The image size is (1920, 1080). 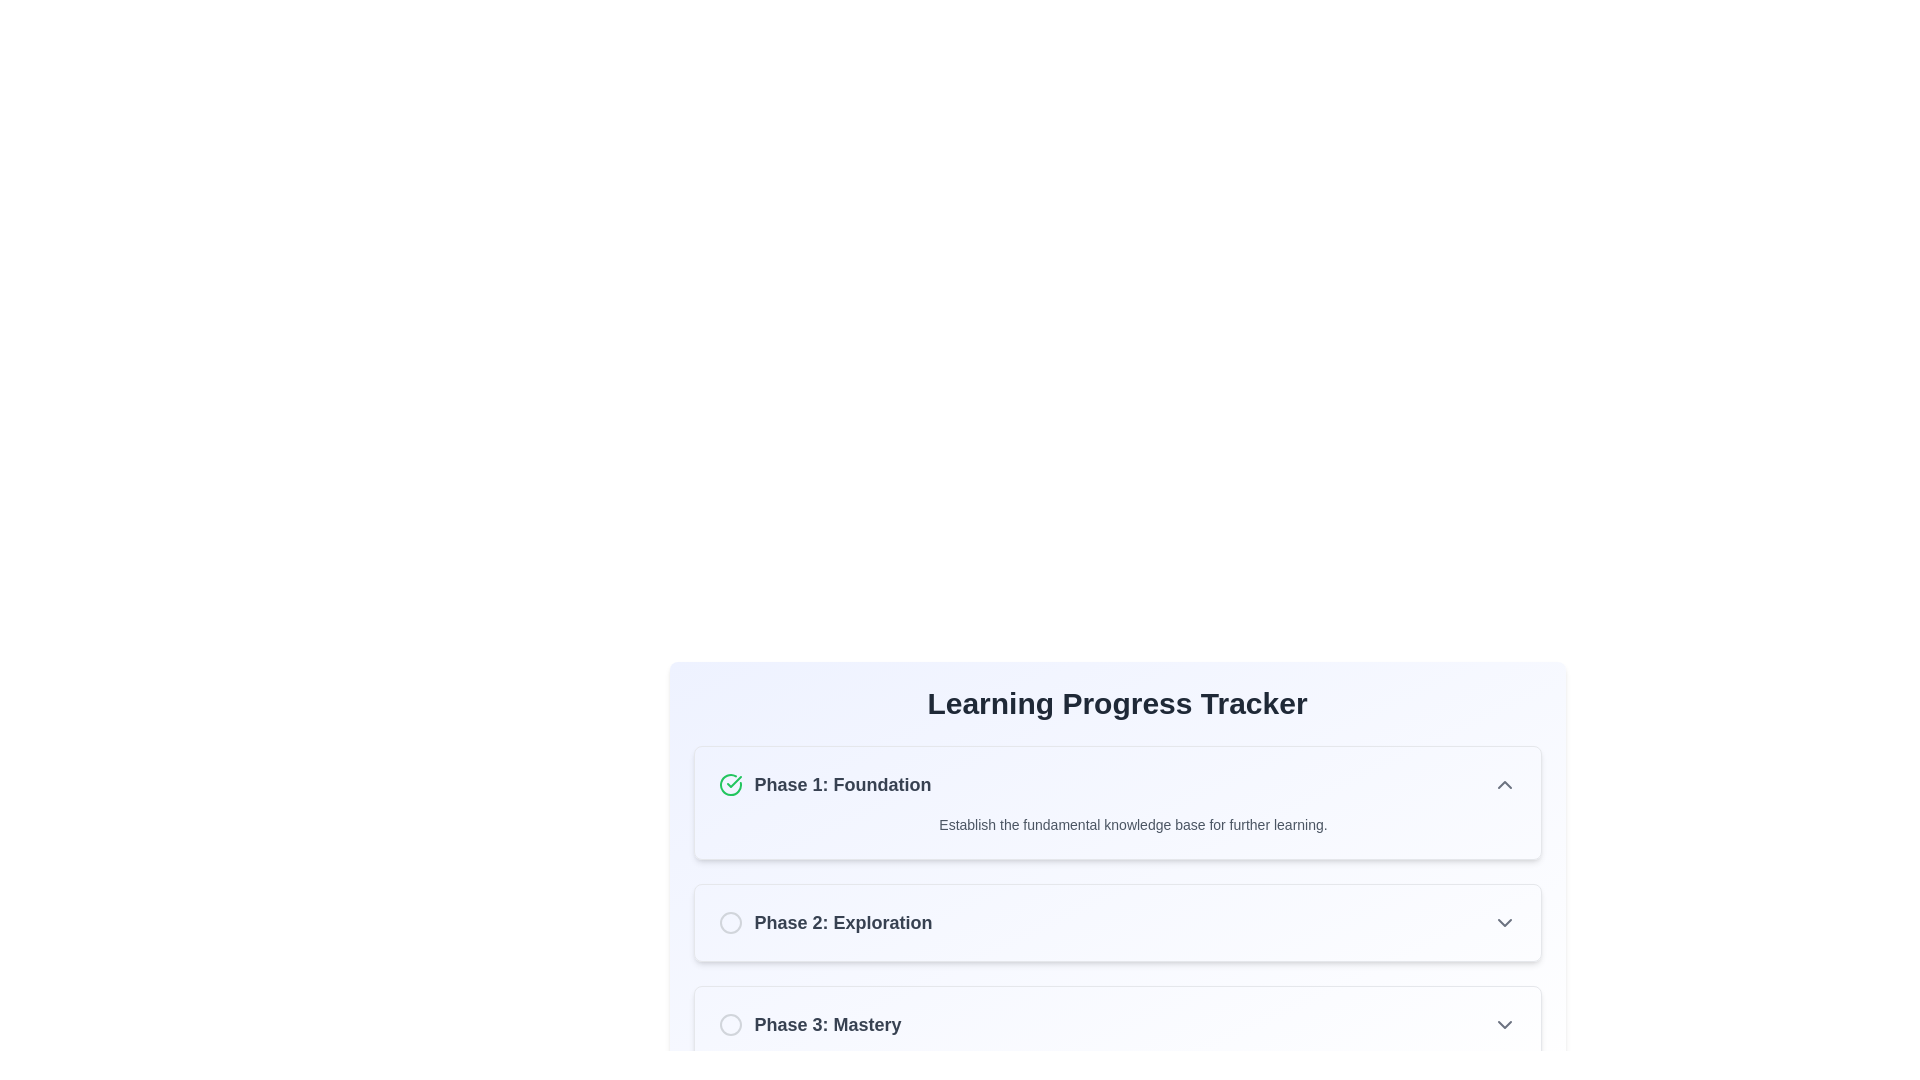 What do you see at coordinates (1504, 784) in the screenshot?
I see `the light gray upward-facing chevron icon located at the far right end of the title bar in the 'Phase 1: Foundation' section` at bounding box center [1504, 784].